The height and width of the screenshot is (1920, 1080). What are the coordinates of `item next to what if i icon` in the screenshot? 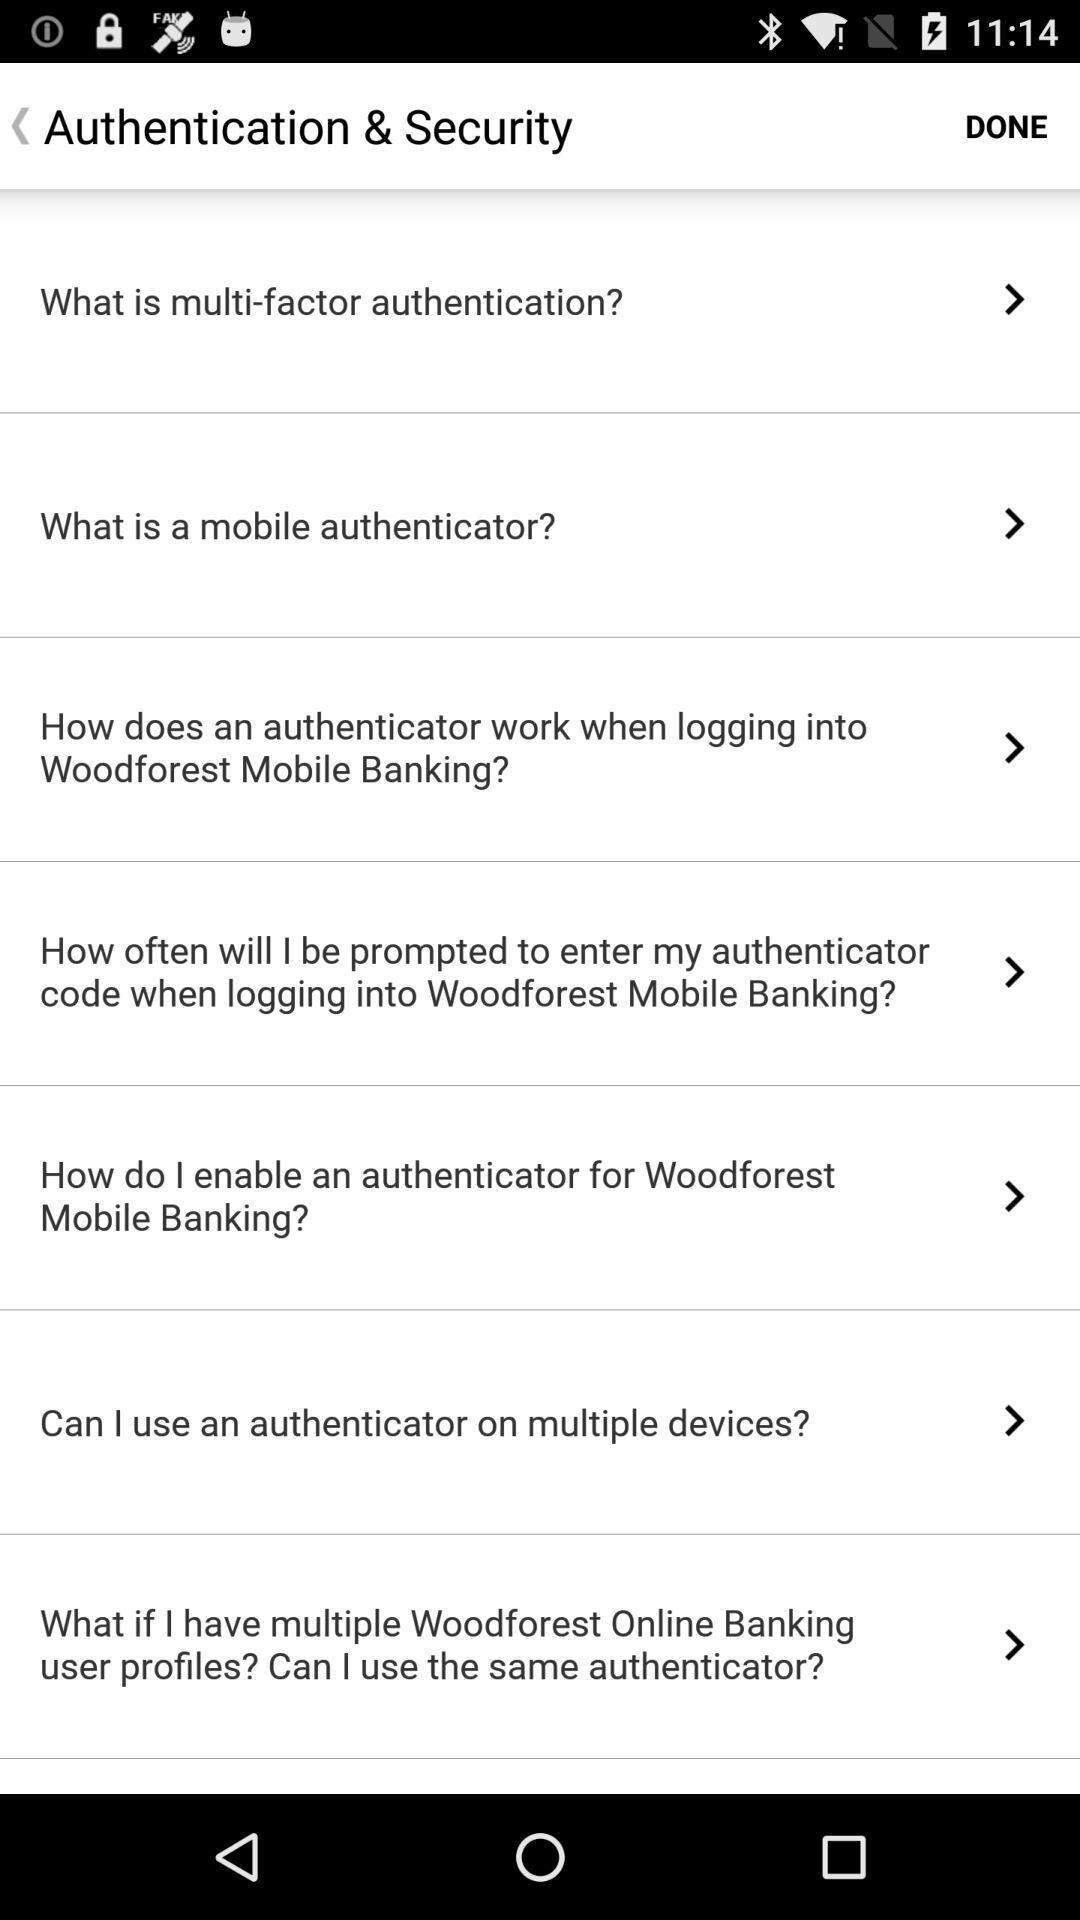 It's located at (1014, 1644).